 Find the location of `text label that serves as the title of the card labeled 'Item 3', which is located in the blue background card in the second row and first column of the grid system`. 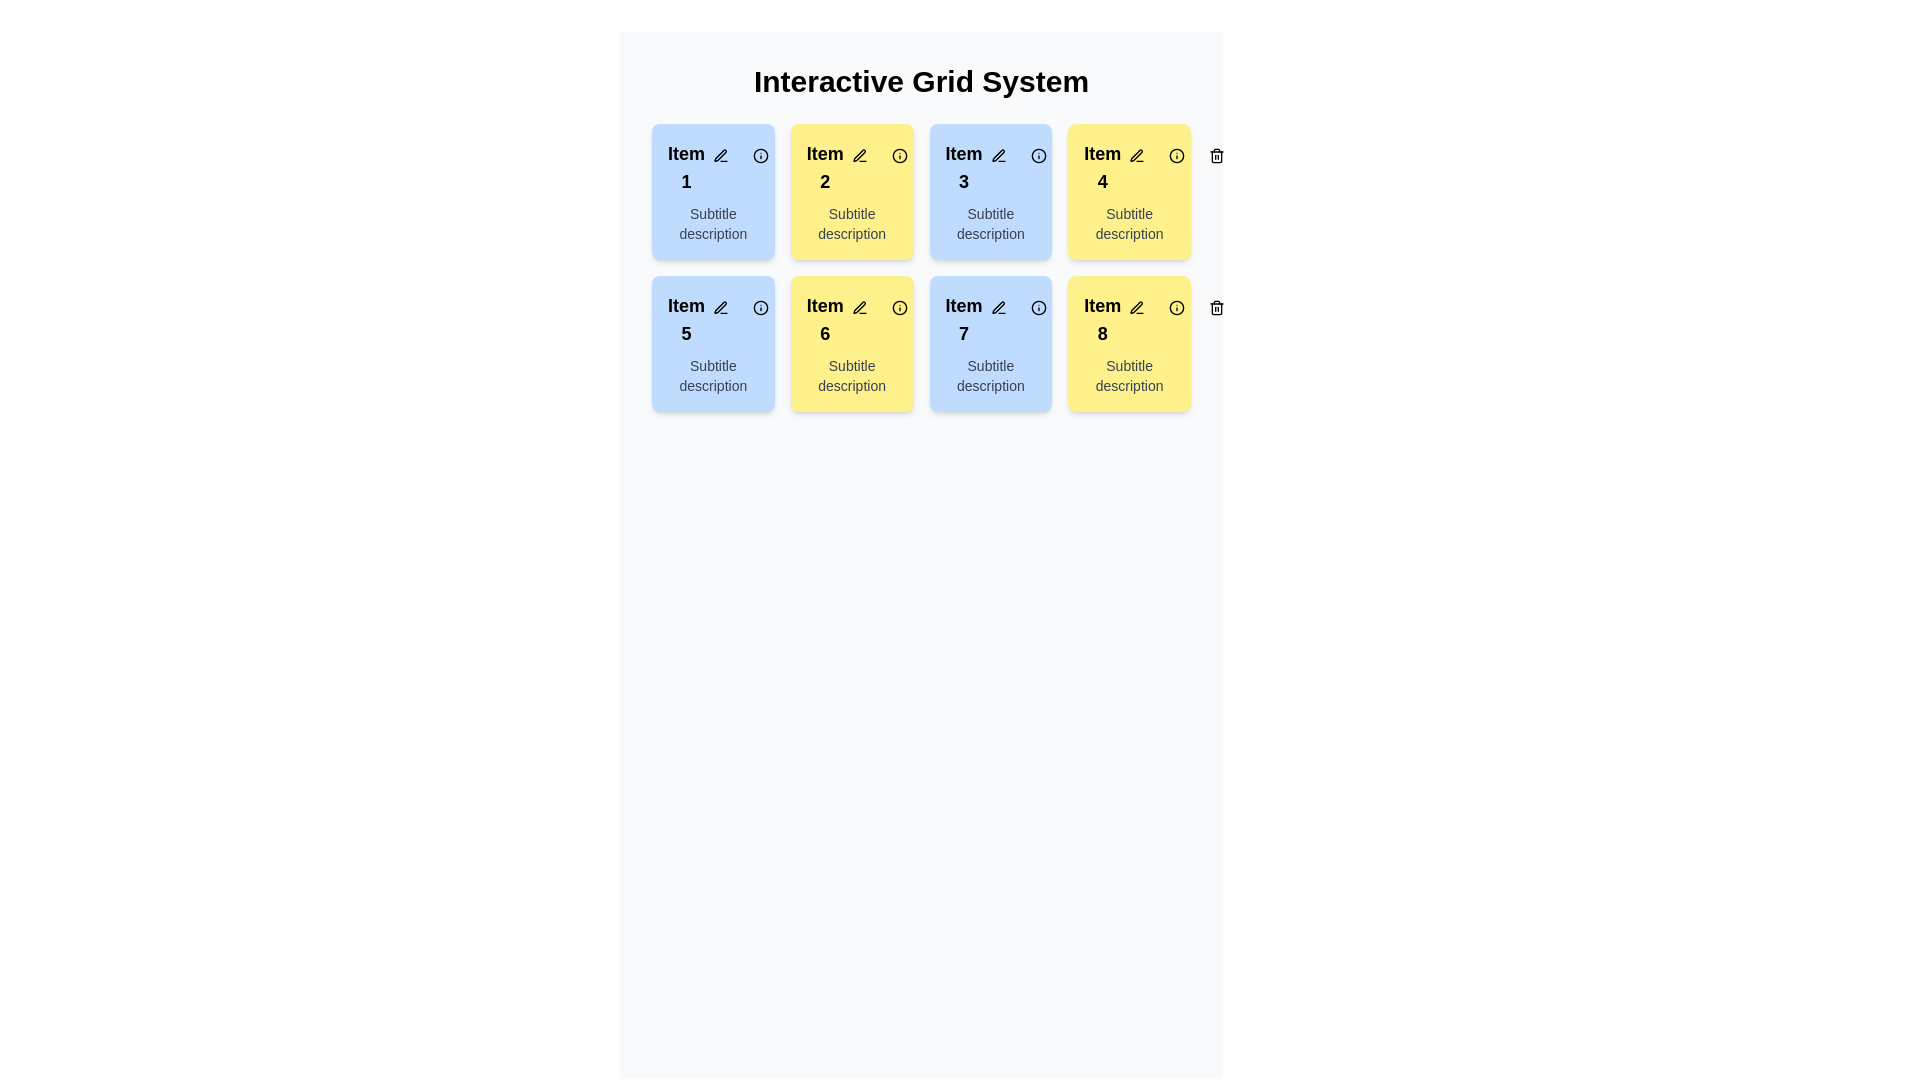

text label that serves as the title of the card labeled 'Item 3', which is located in the blue background card in the second row and first column of the grid system is located at coordinates (990, 167).